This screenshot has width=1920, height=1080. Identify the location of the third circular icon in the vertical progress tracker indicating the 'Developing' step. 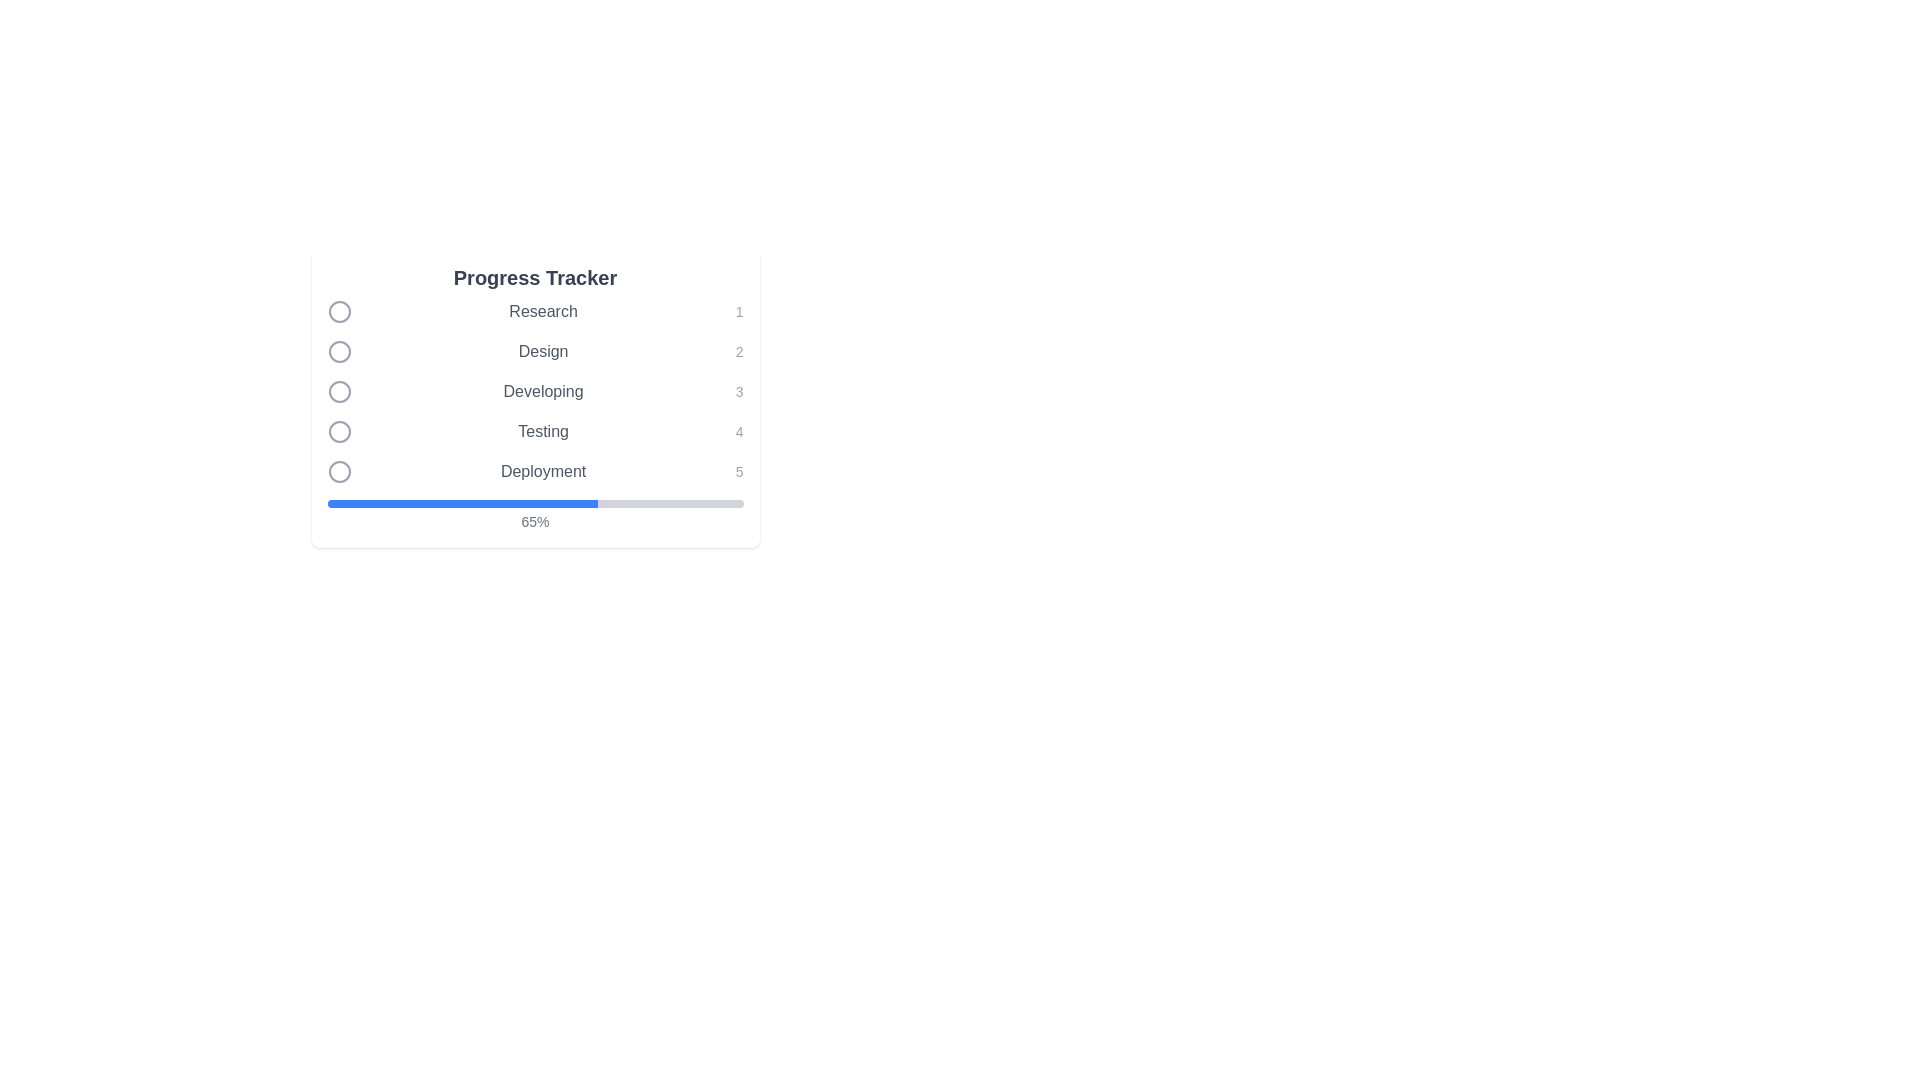
(339, 392).